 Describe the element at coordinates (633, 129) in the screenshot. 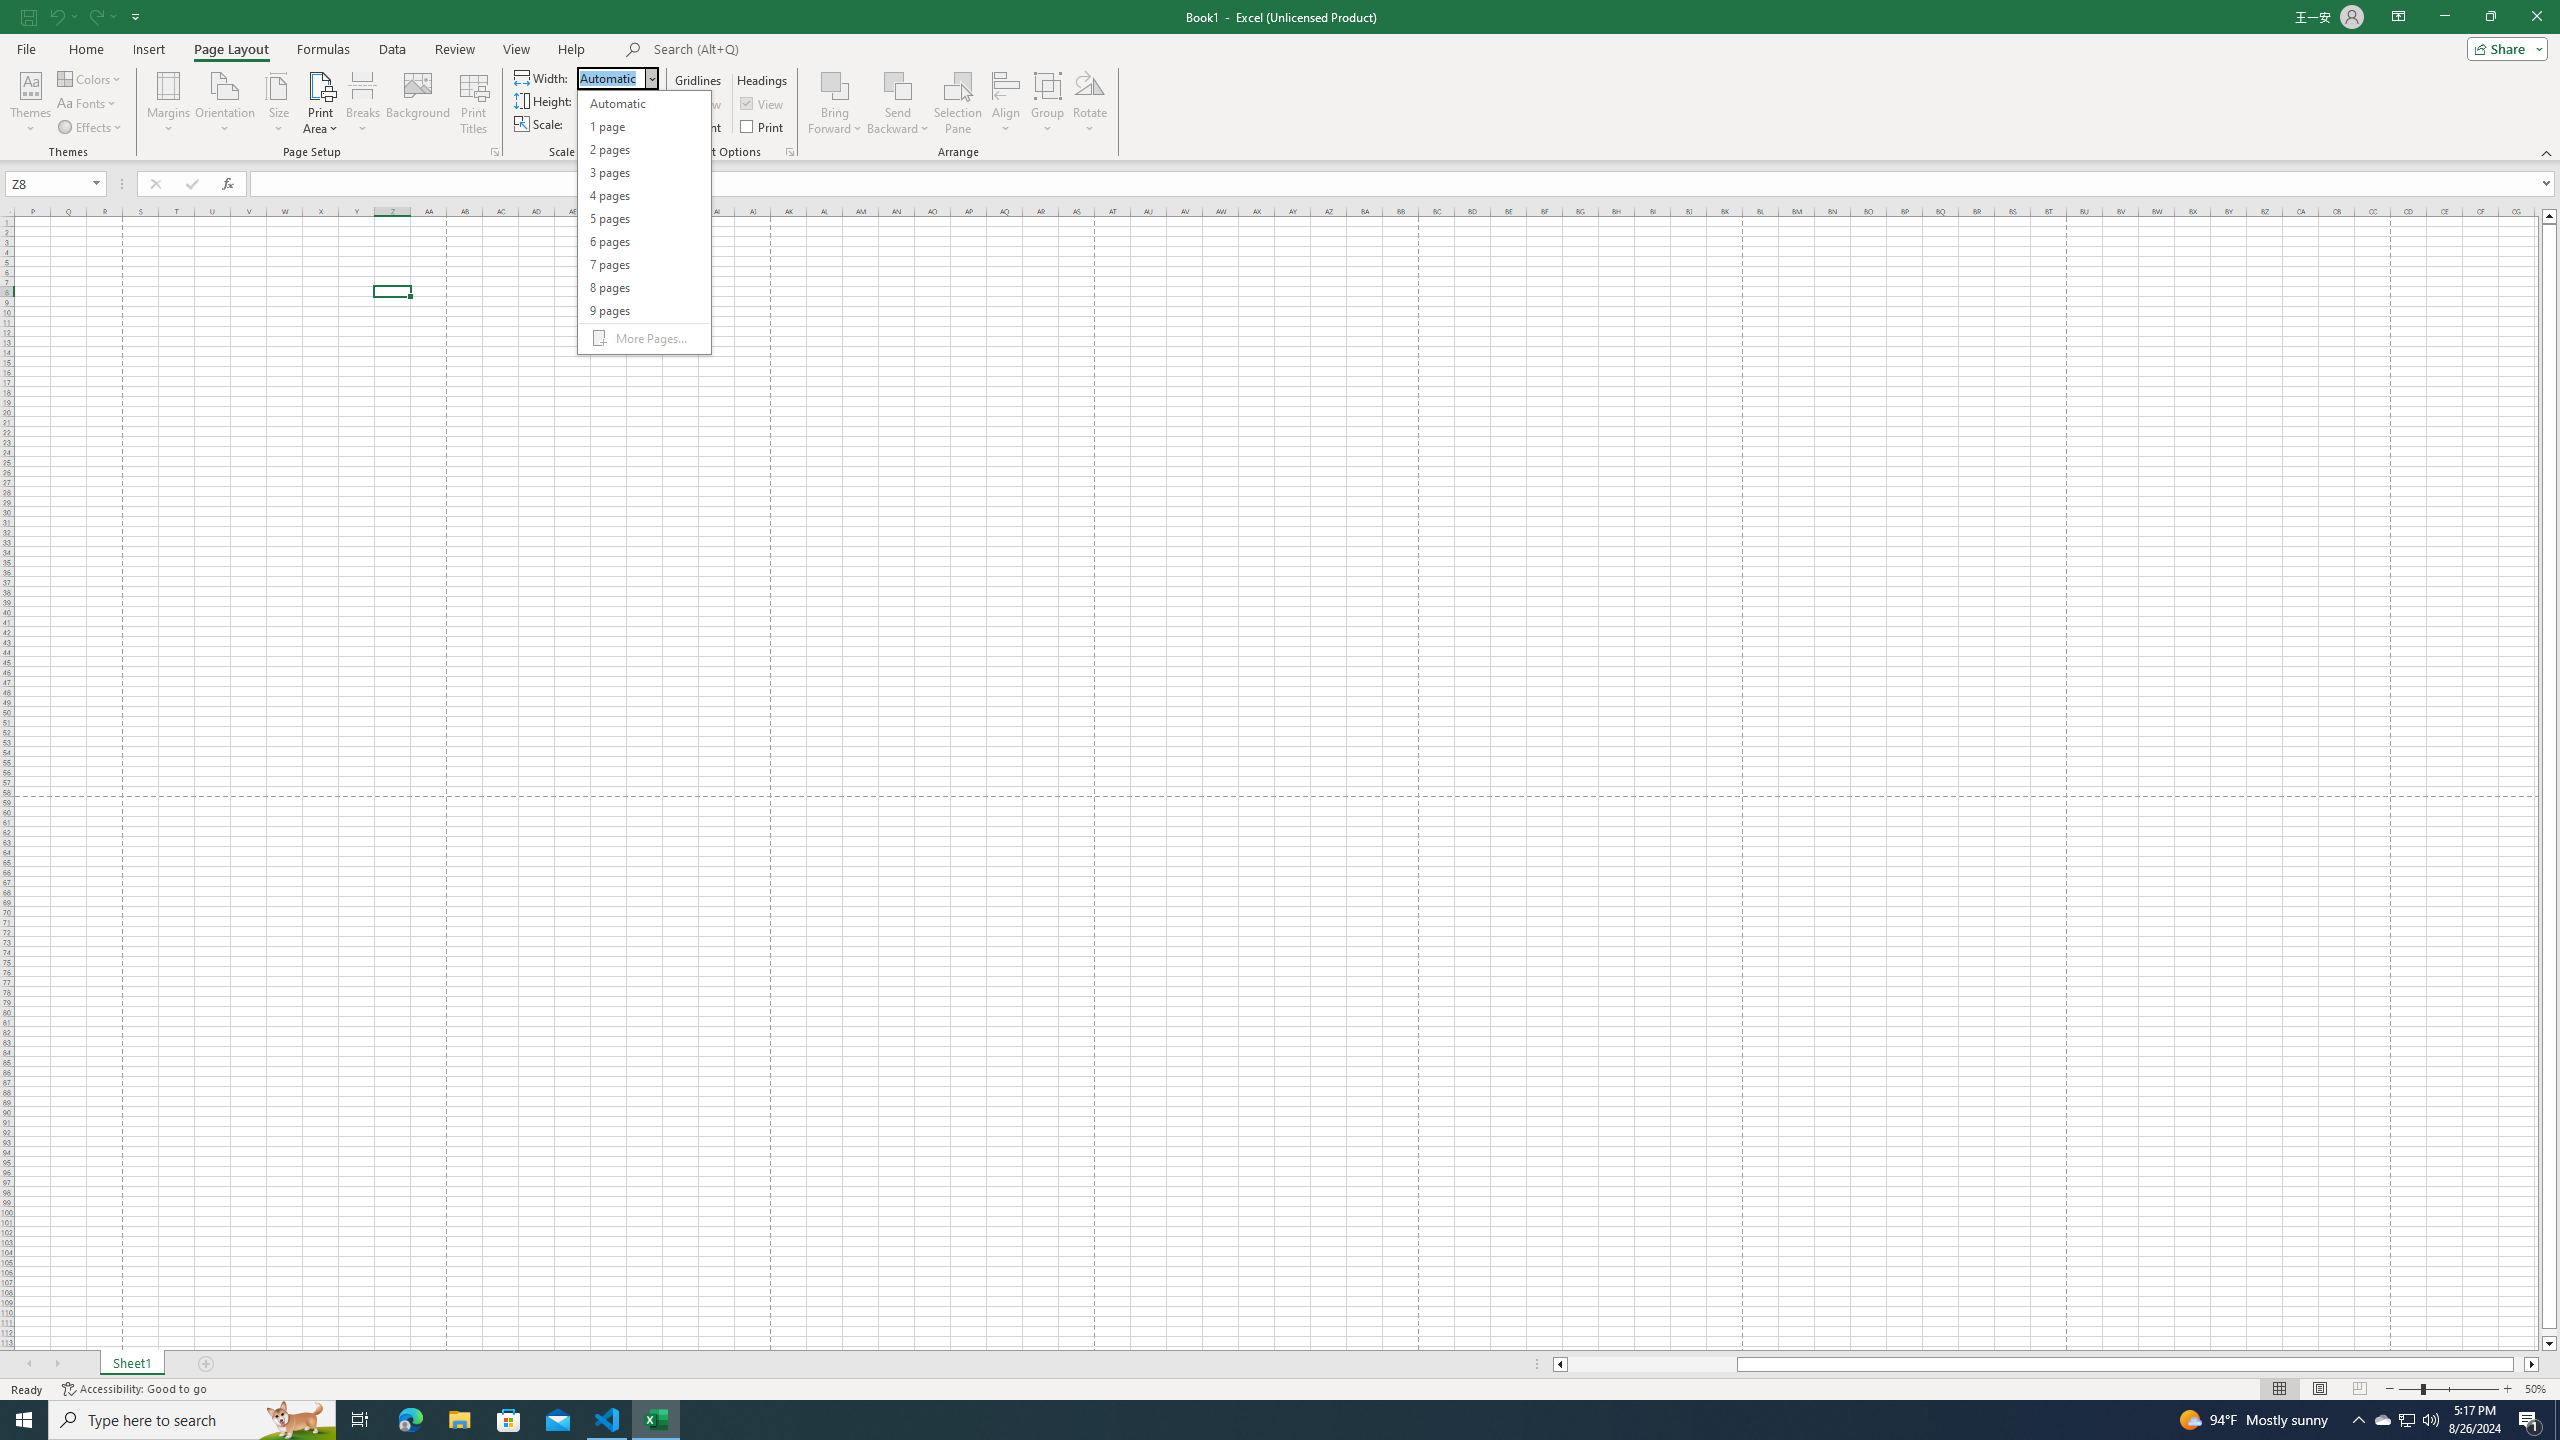

I see `'Less'` at that location.